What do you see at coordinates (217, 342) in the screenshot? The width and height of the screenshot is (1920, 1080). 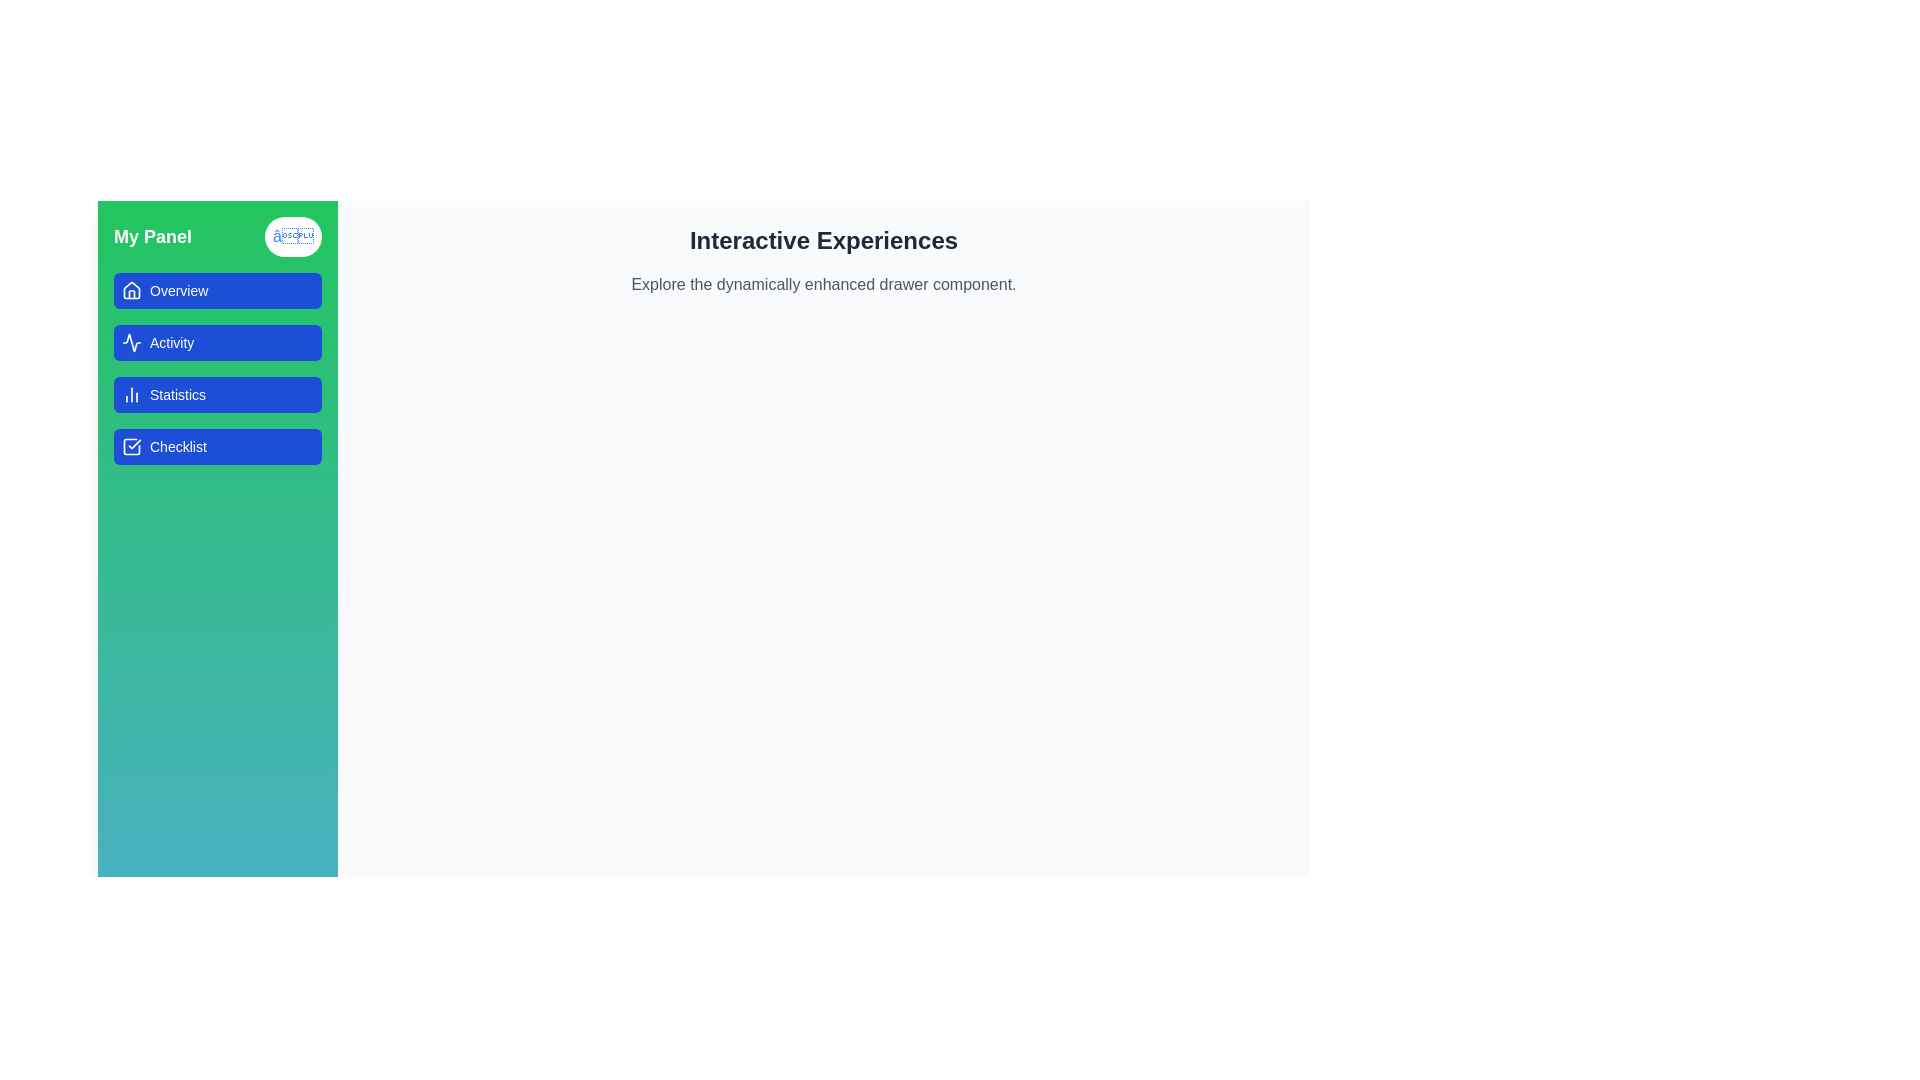 I see `the blue rectangular button labeled 'Activity' to change its background color` at bounding box center [217, 342].